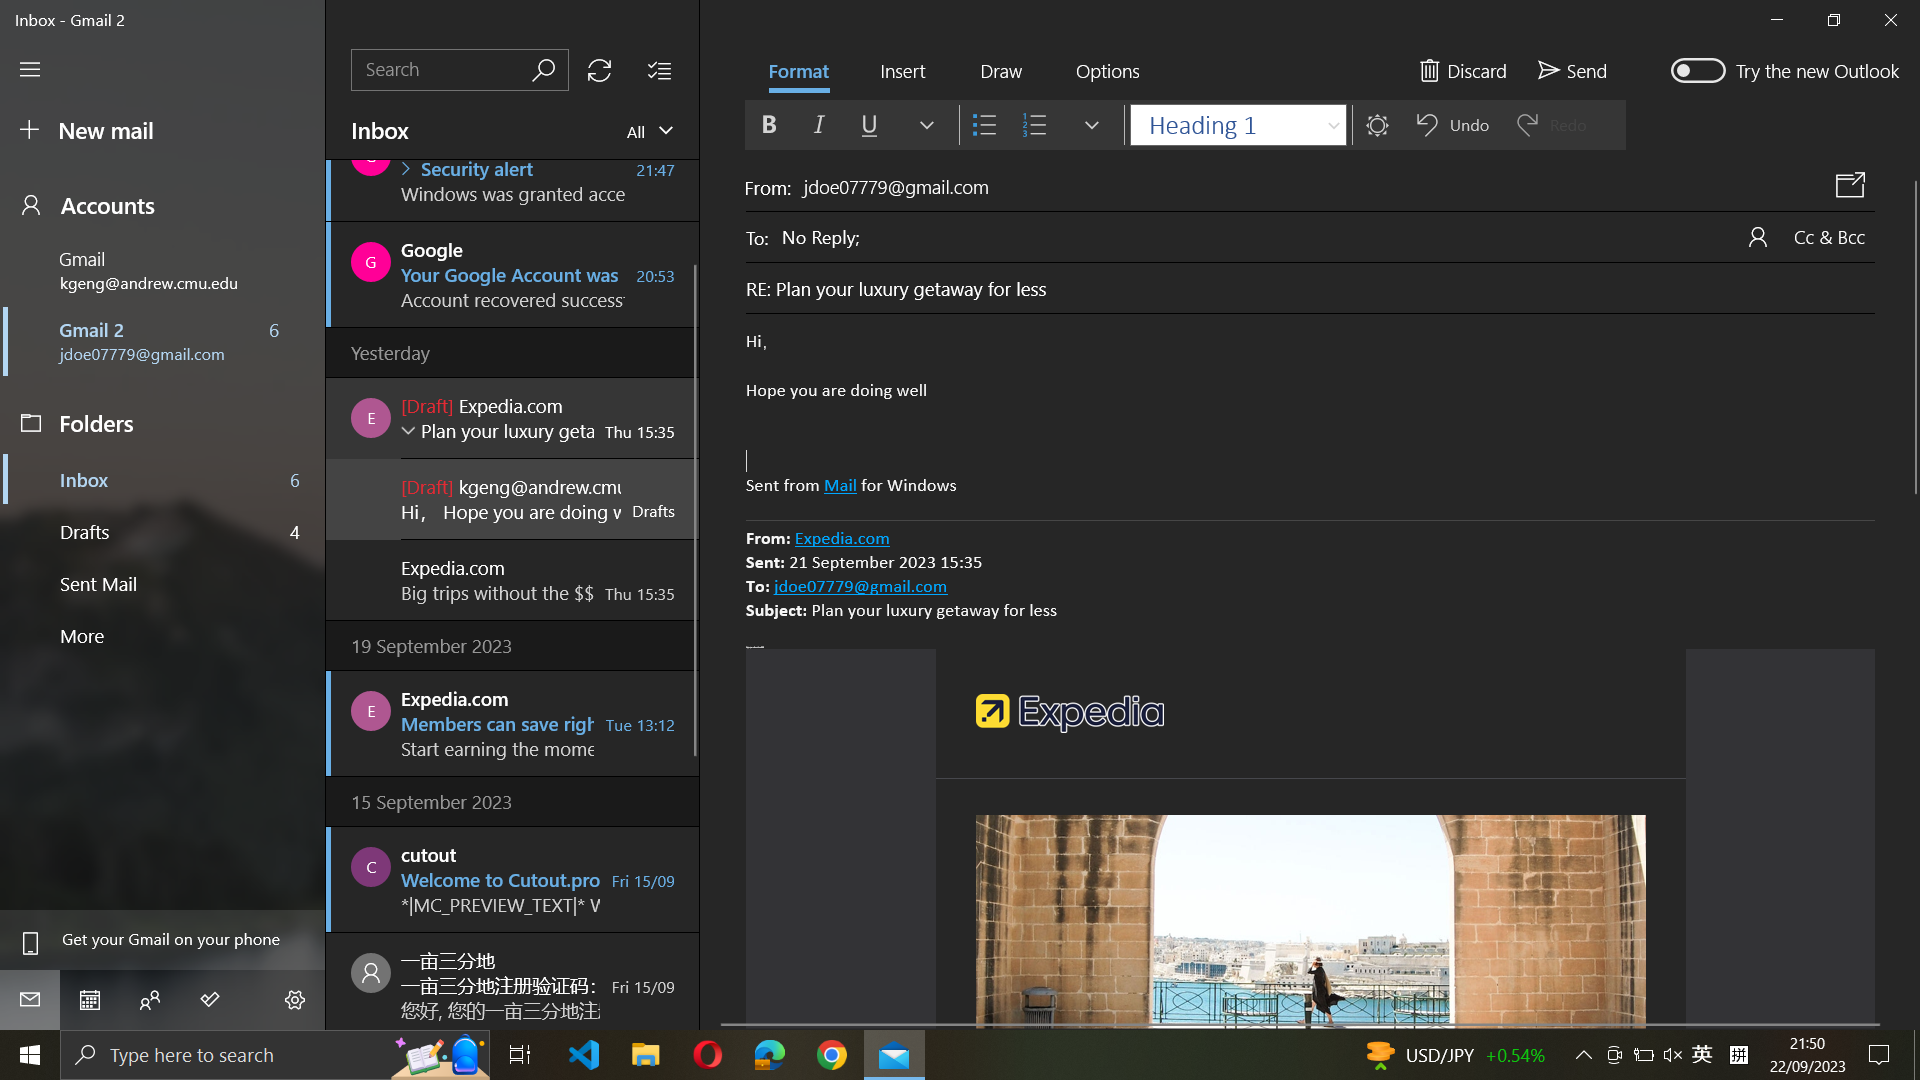 The width and height of the screenshot is (1920, 1080). I want to click on entire text in the mail body and apply both bold and italics styling, so click(1310, 414).